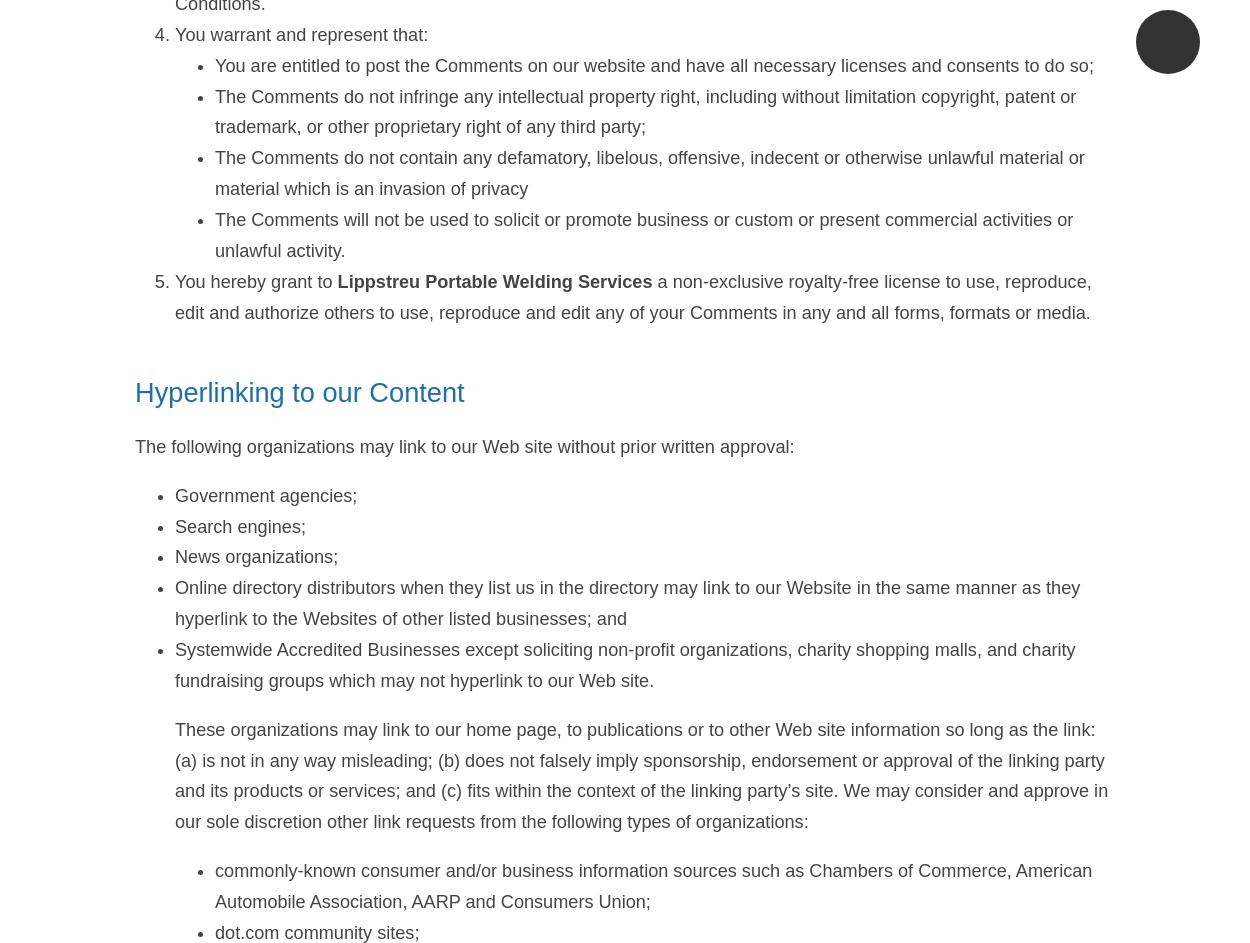 The image size is (1250, 943). Describe the element at coordinates (644, 234) in the screenshot. I see `'The Comments will not be used to solicit or promote business or custom or present commercial activities or unlawful activity.'` at that location.